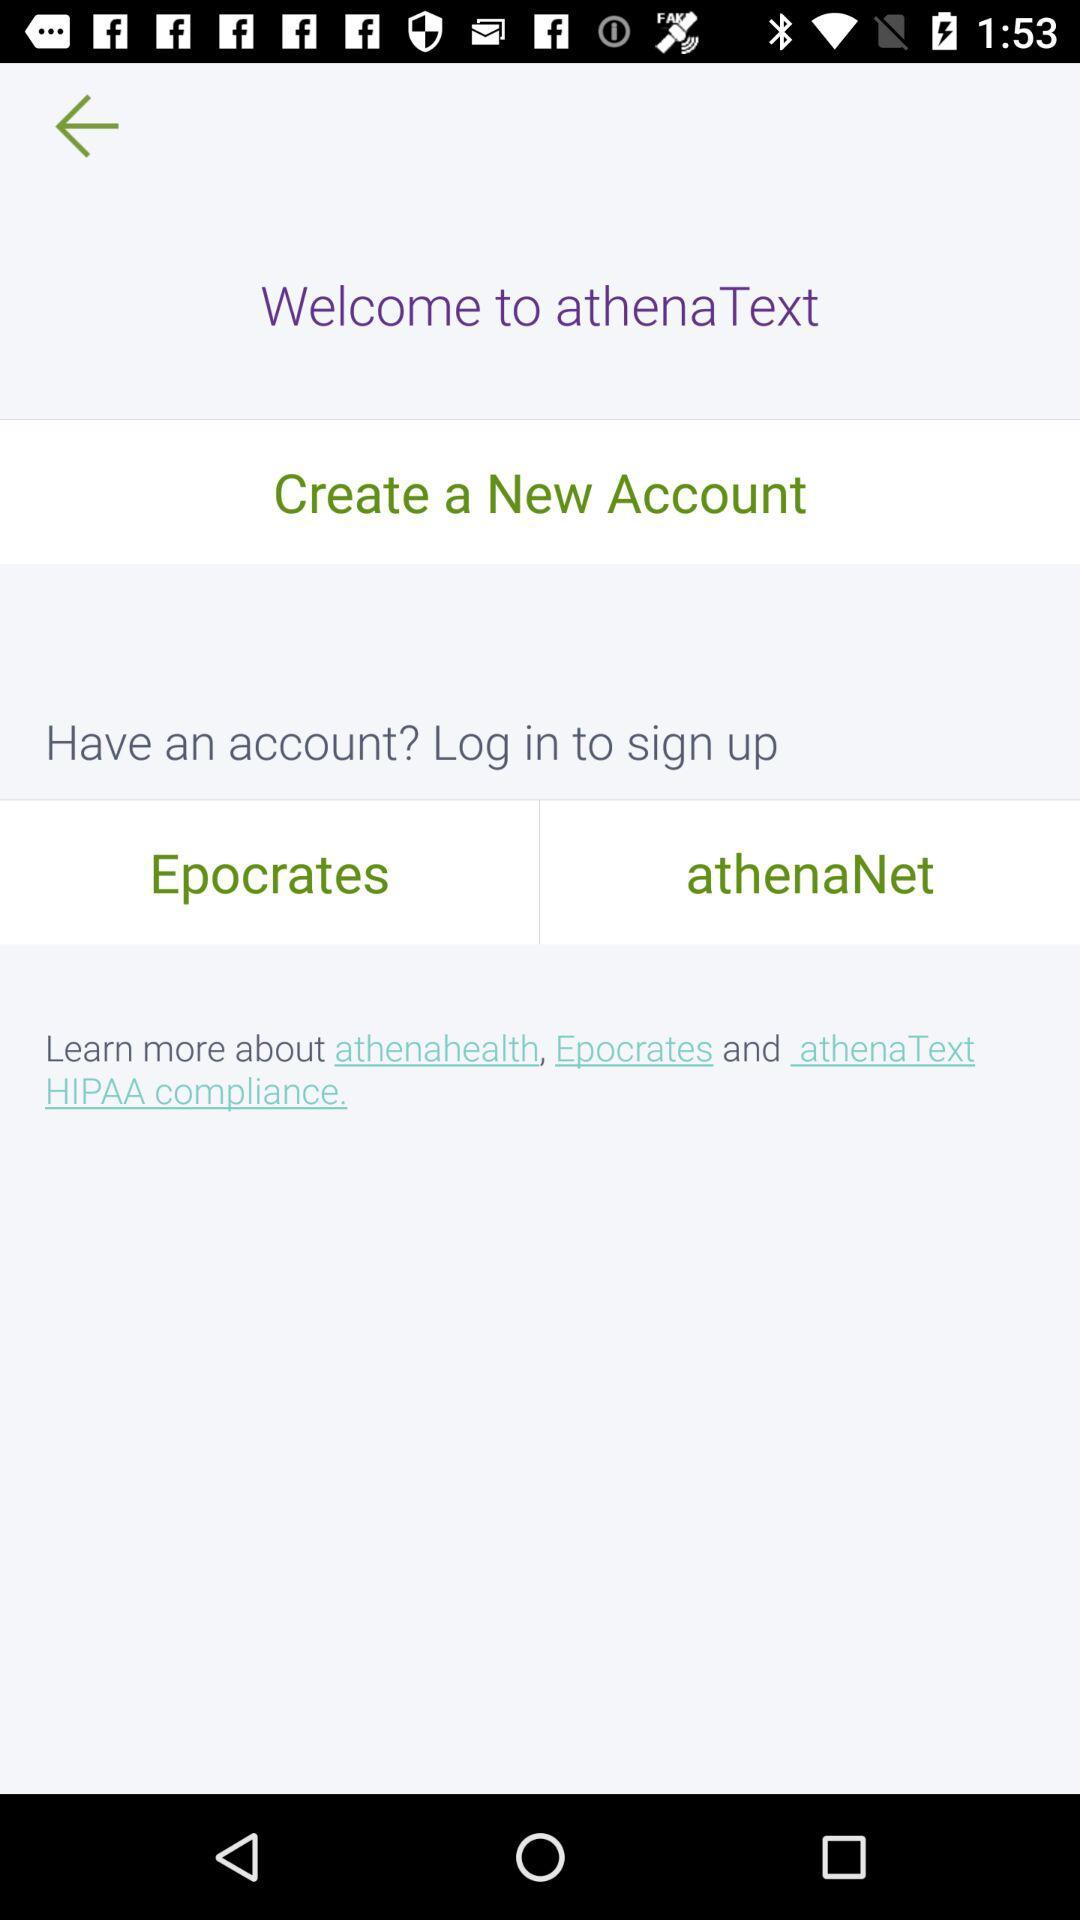 The width and height of the screenshot is (1080, 1920). Describe the element at coordinates (540, 491) in the screenshot. I see `create a new icon` at that location.